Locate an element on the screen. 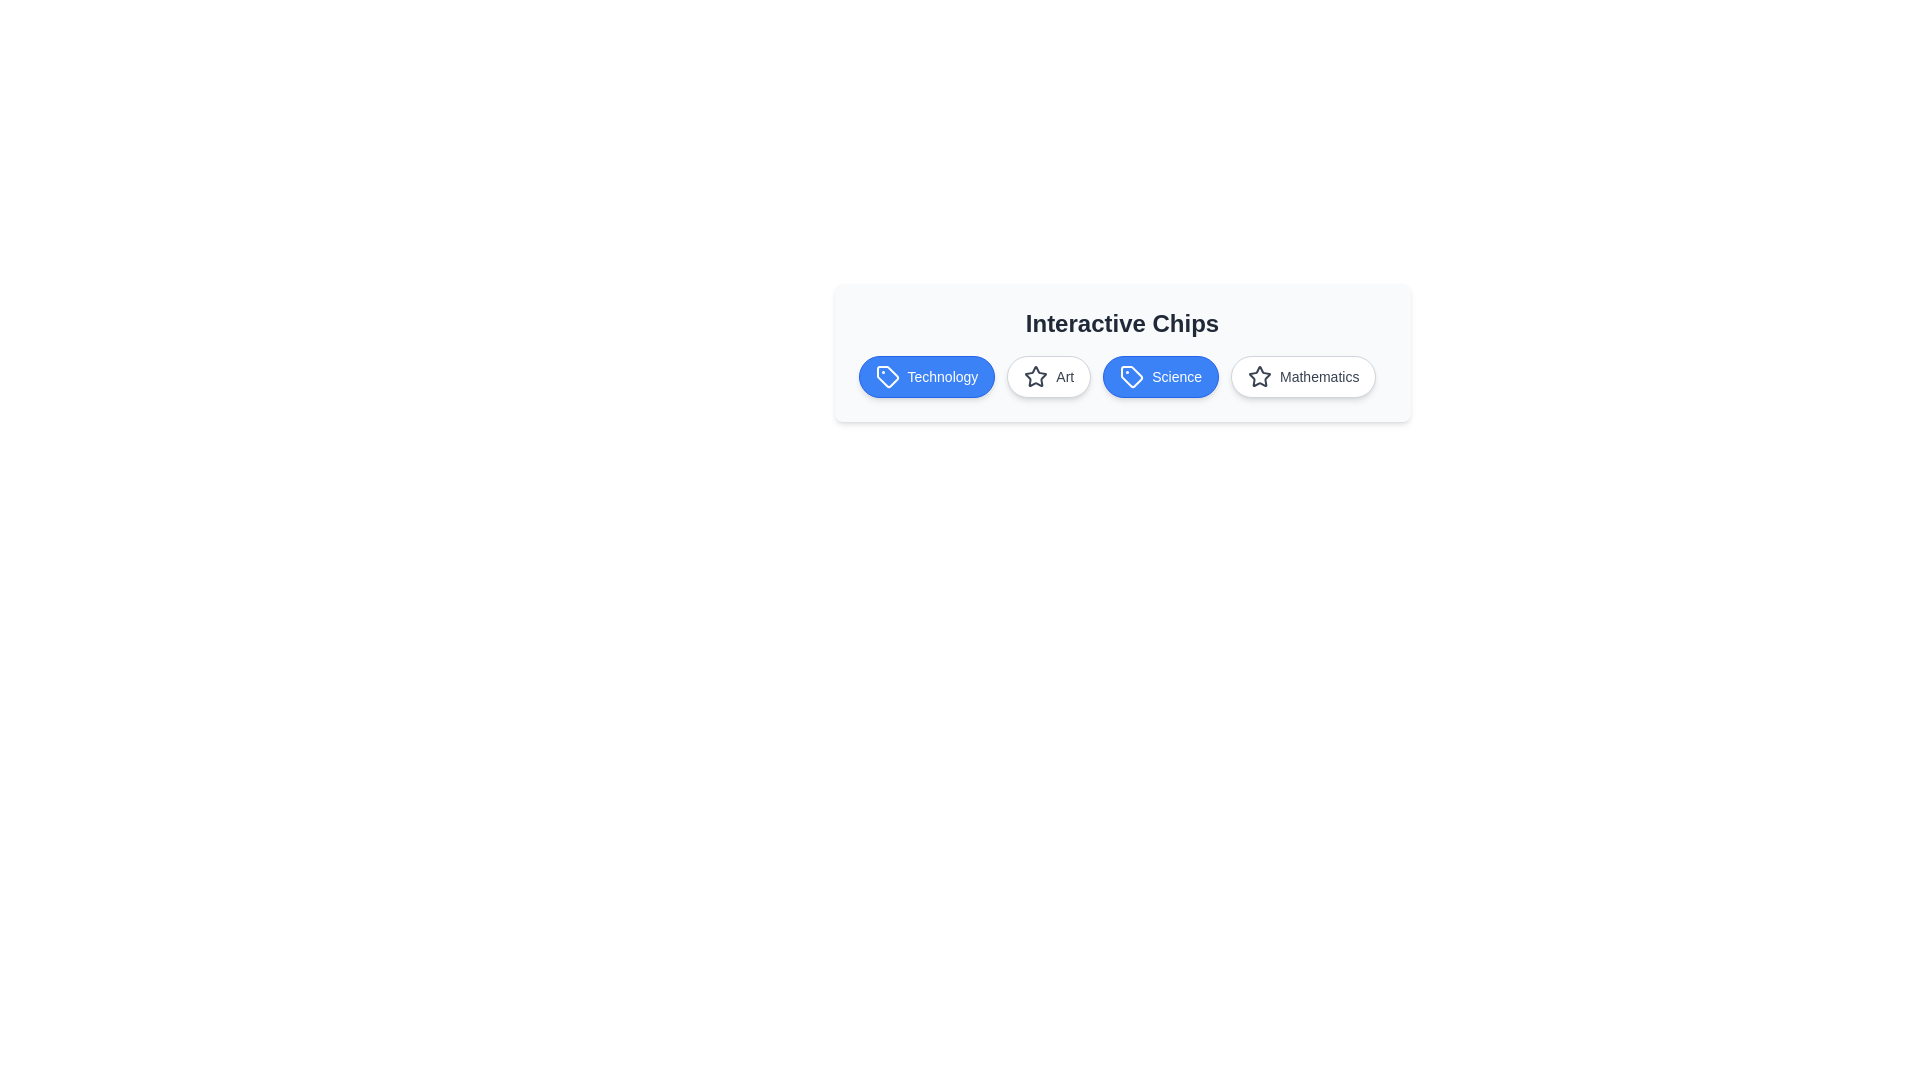  the 'Technology' chip to toggle its activation state is located at coordinates (925, 377).